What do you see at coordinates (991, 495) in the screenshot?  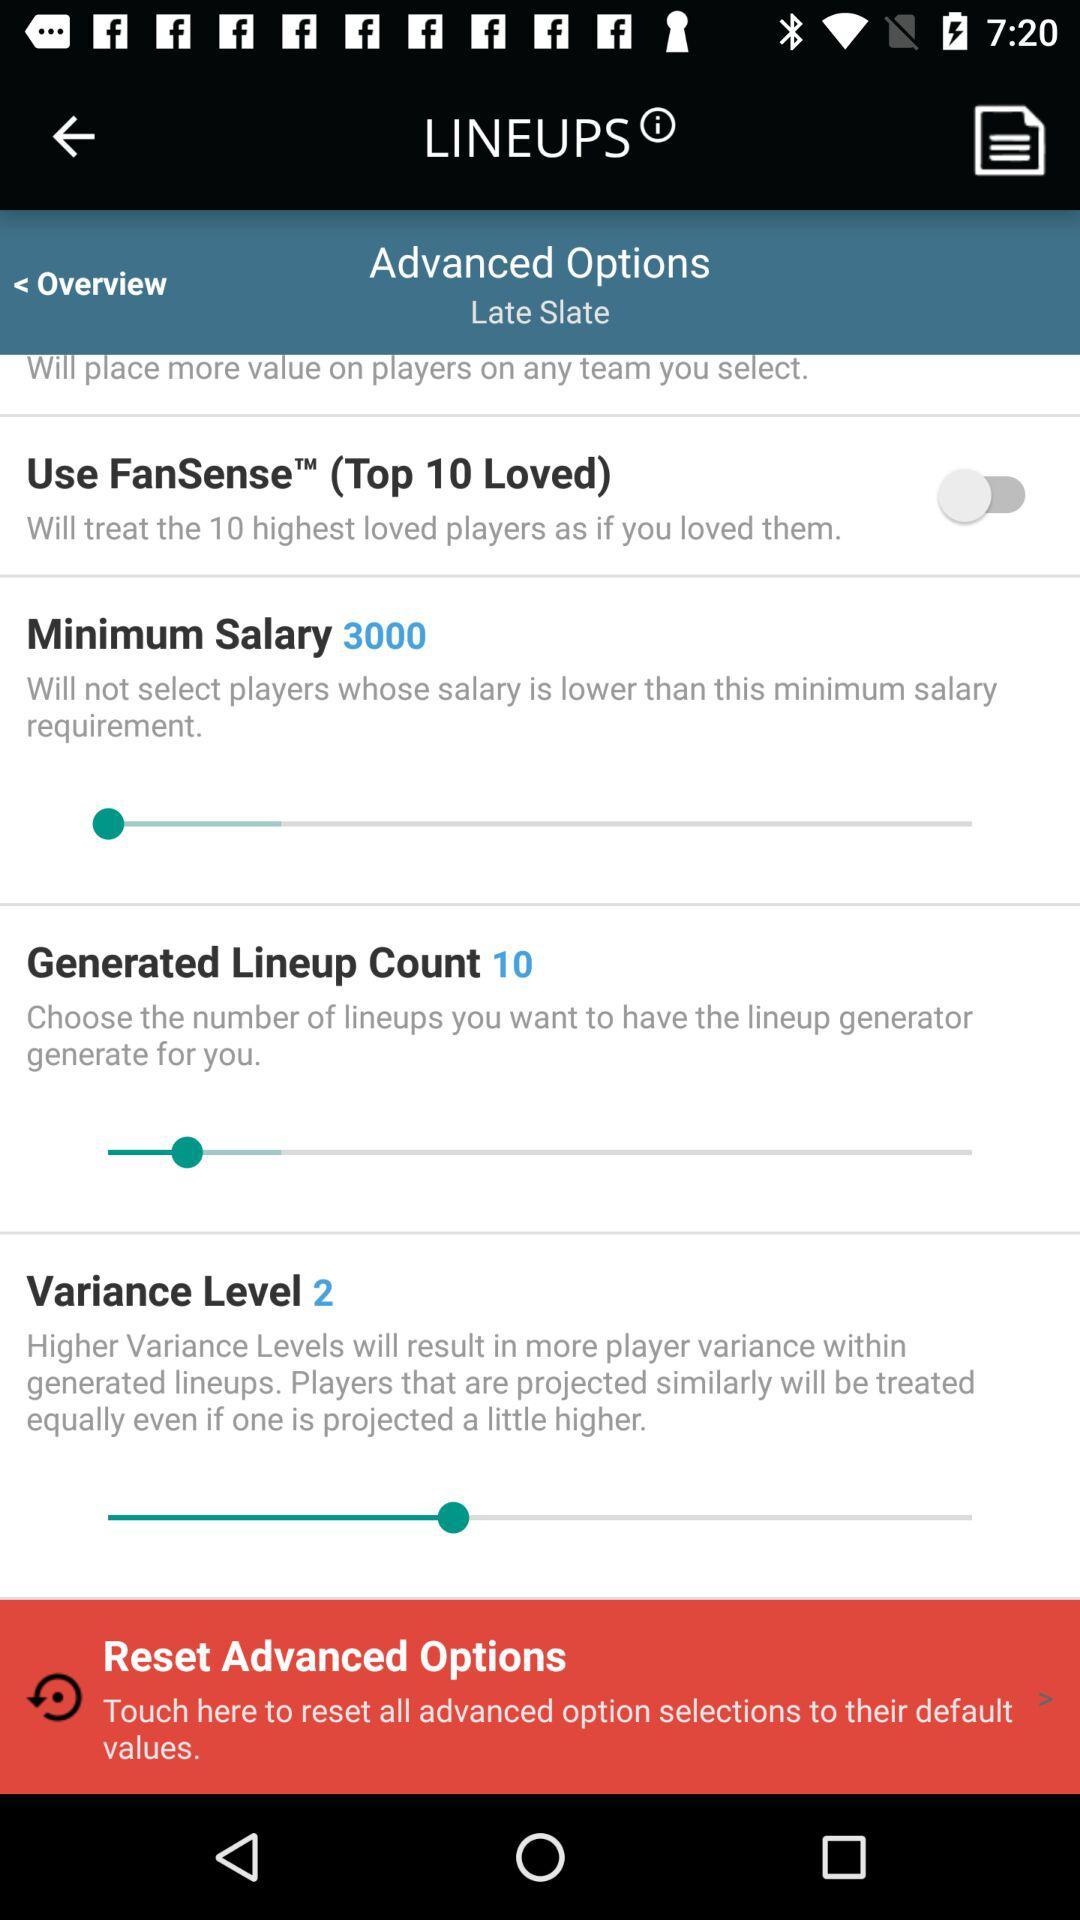 I see `item next to the will treat the icon` at bounding box center [991, 495].